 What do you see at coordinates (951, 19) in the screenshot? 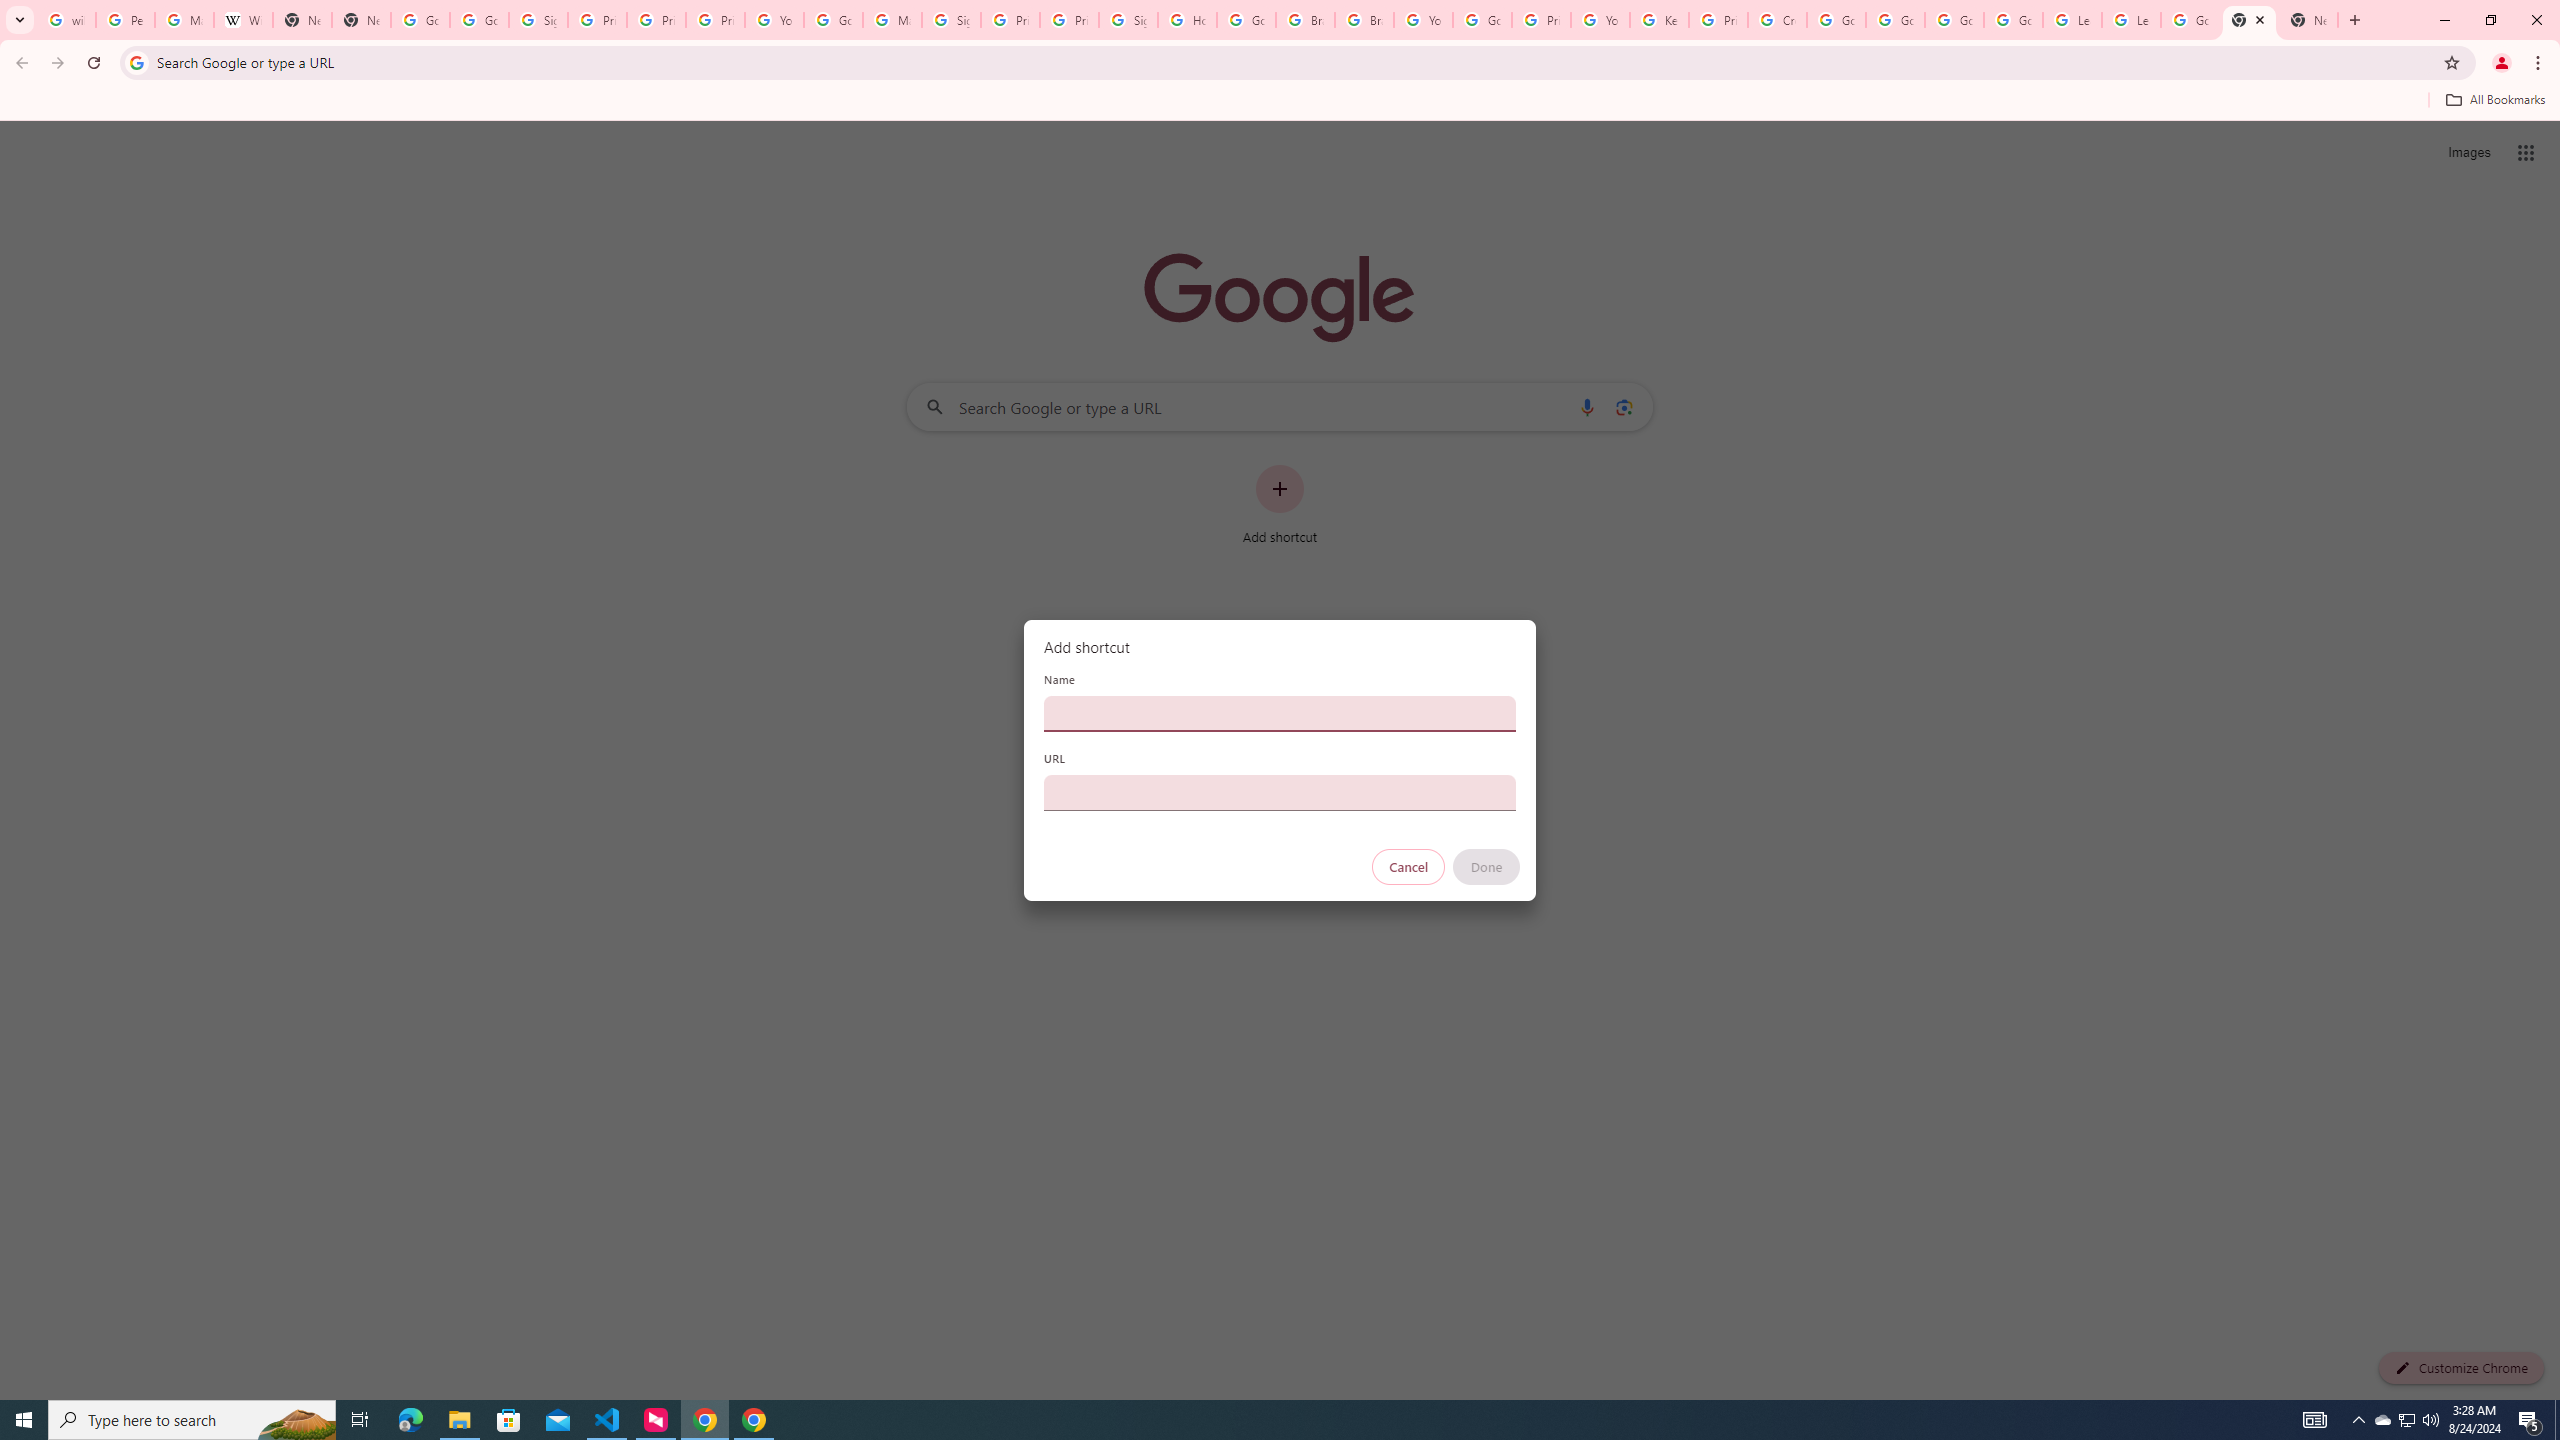
I see `'Sign in - Google Accounts'` at bounding box center [951, 19].